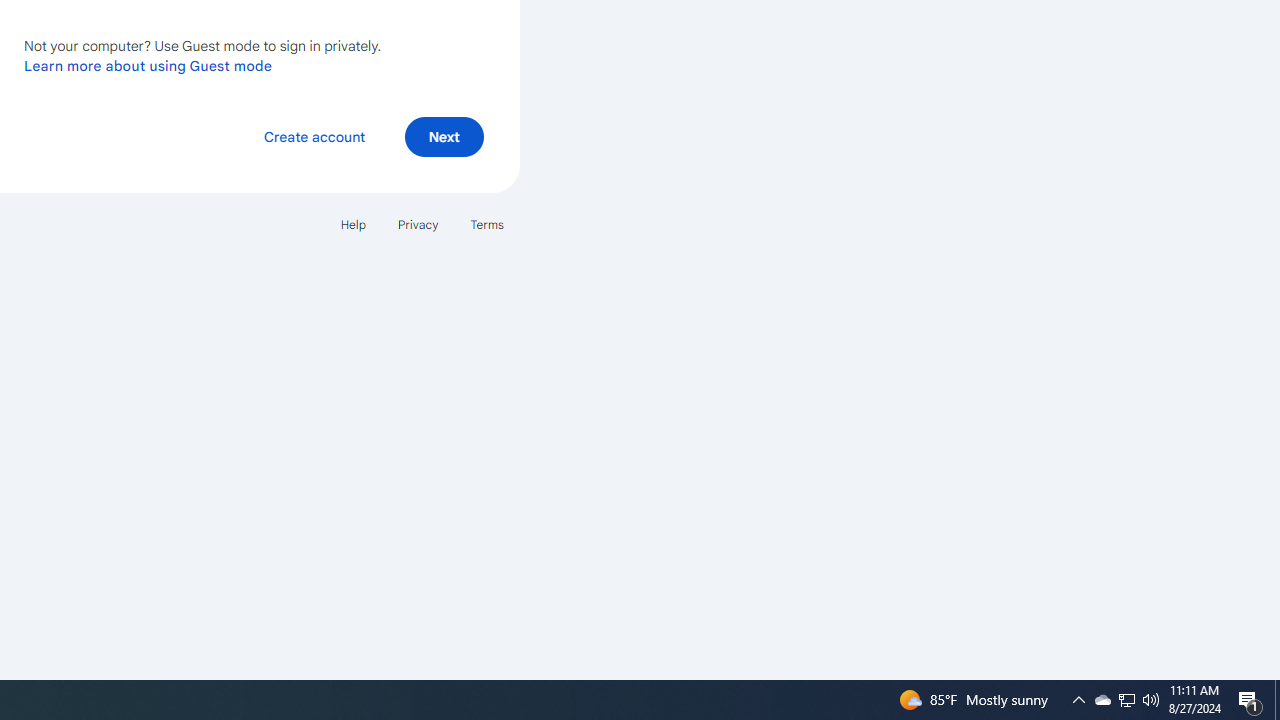 This screenshot has height=720, width=1280. I want to click on 'Create account', so click(313, 135).